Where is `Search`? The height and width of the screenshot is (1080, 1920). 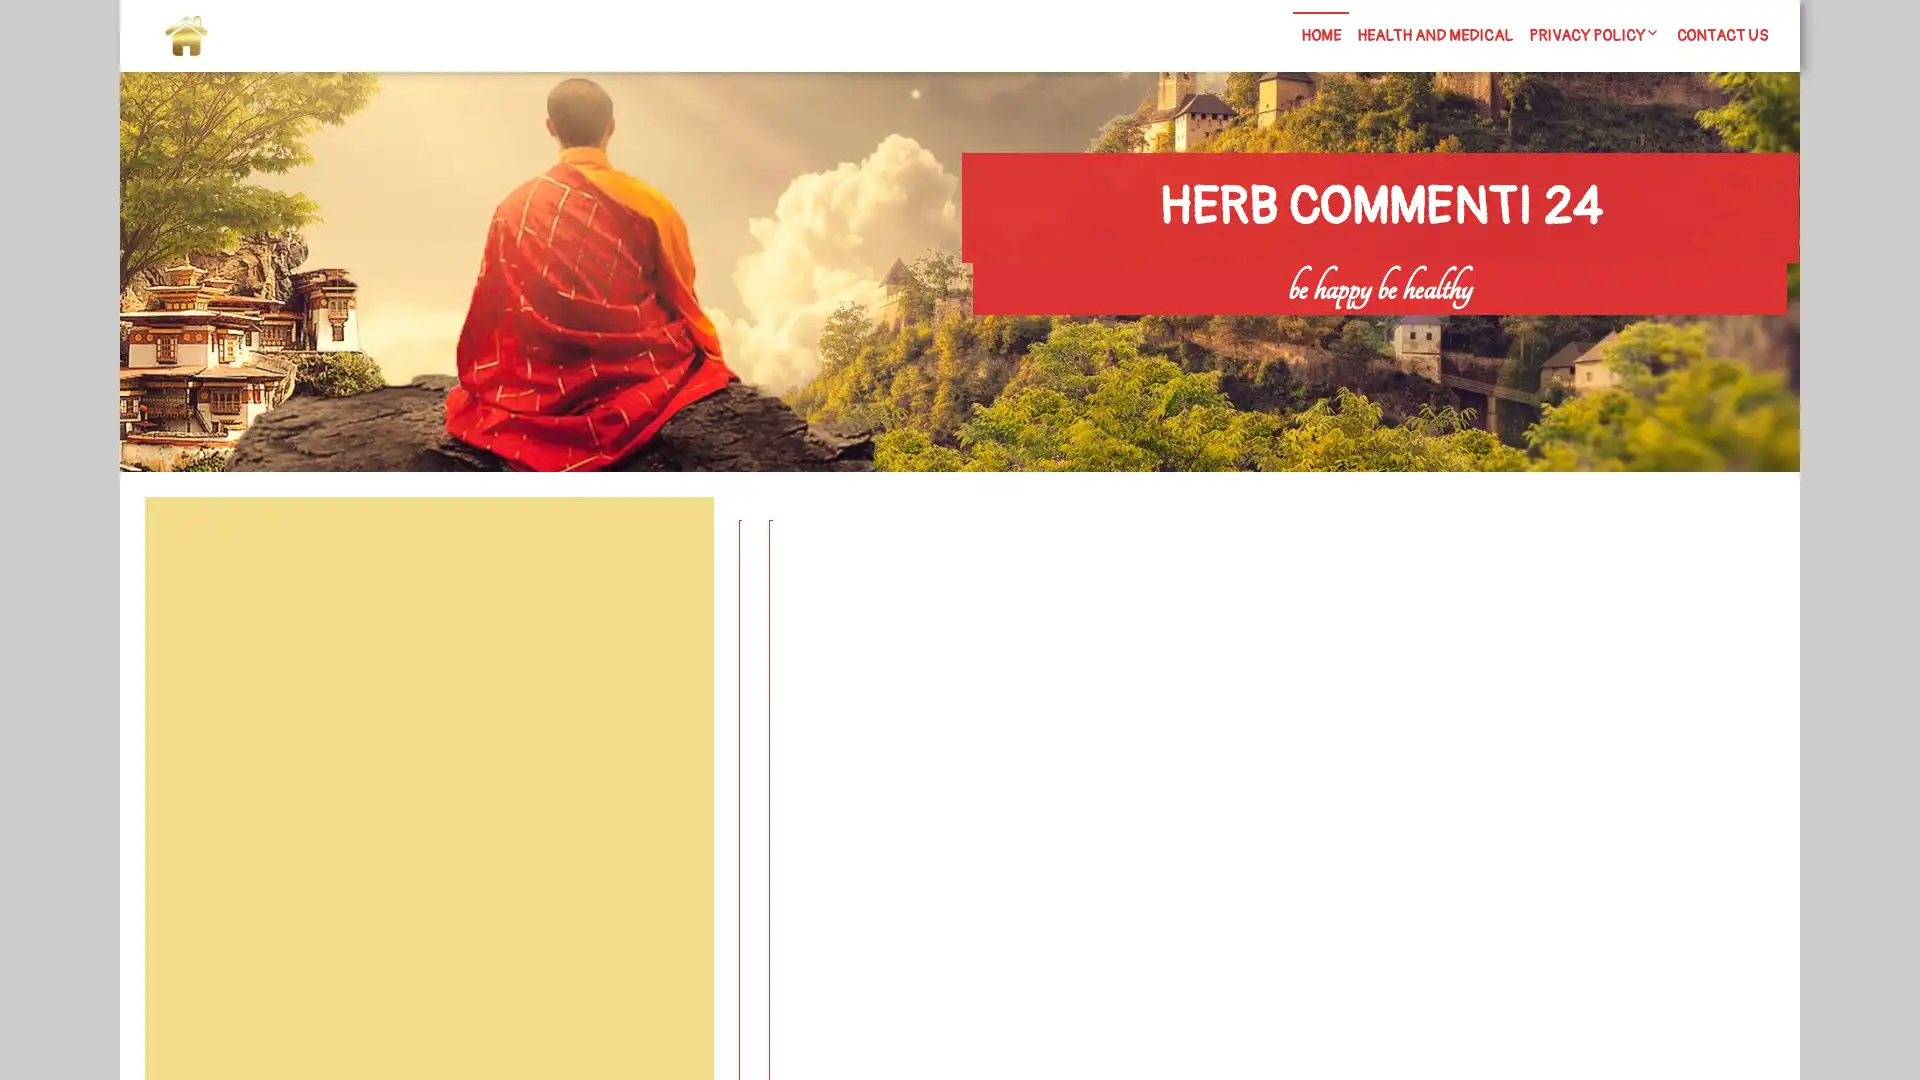 Search is located at coordinates (1557, 327).